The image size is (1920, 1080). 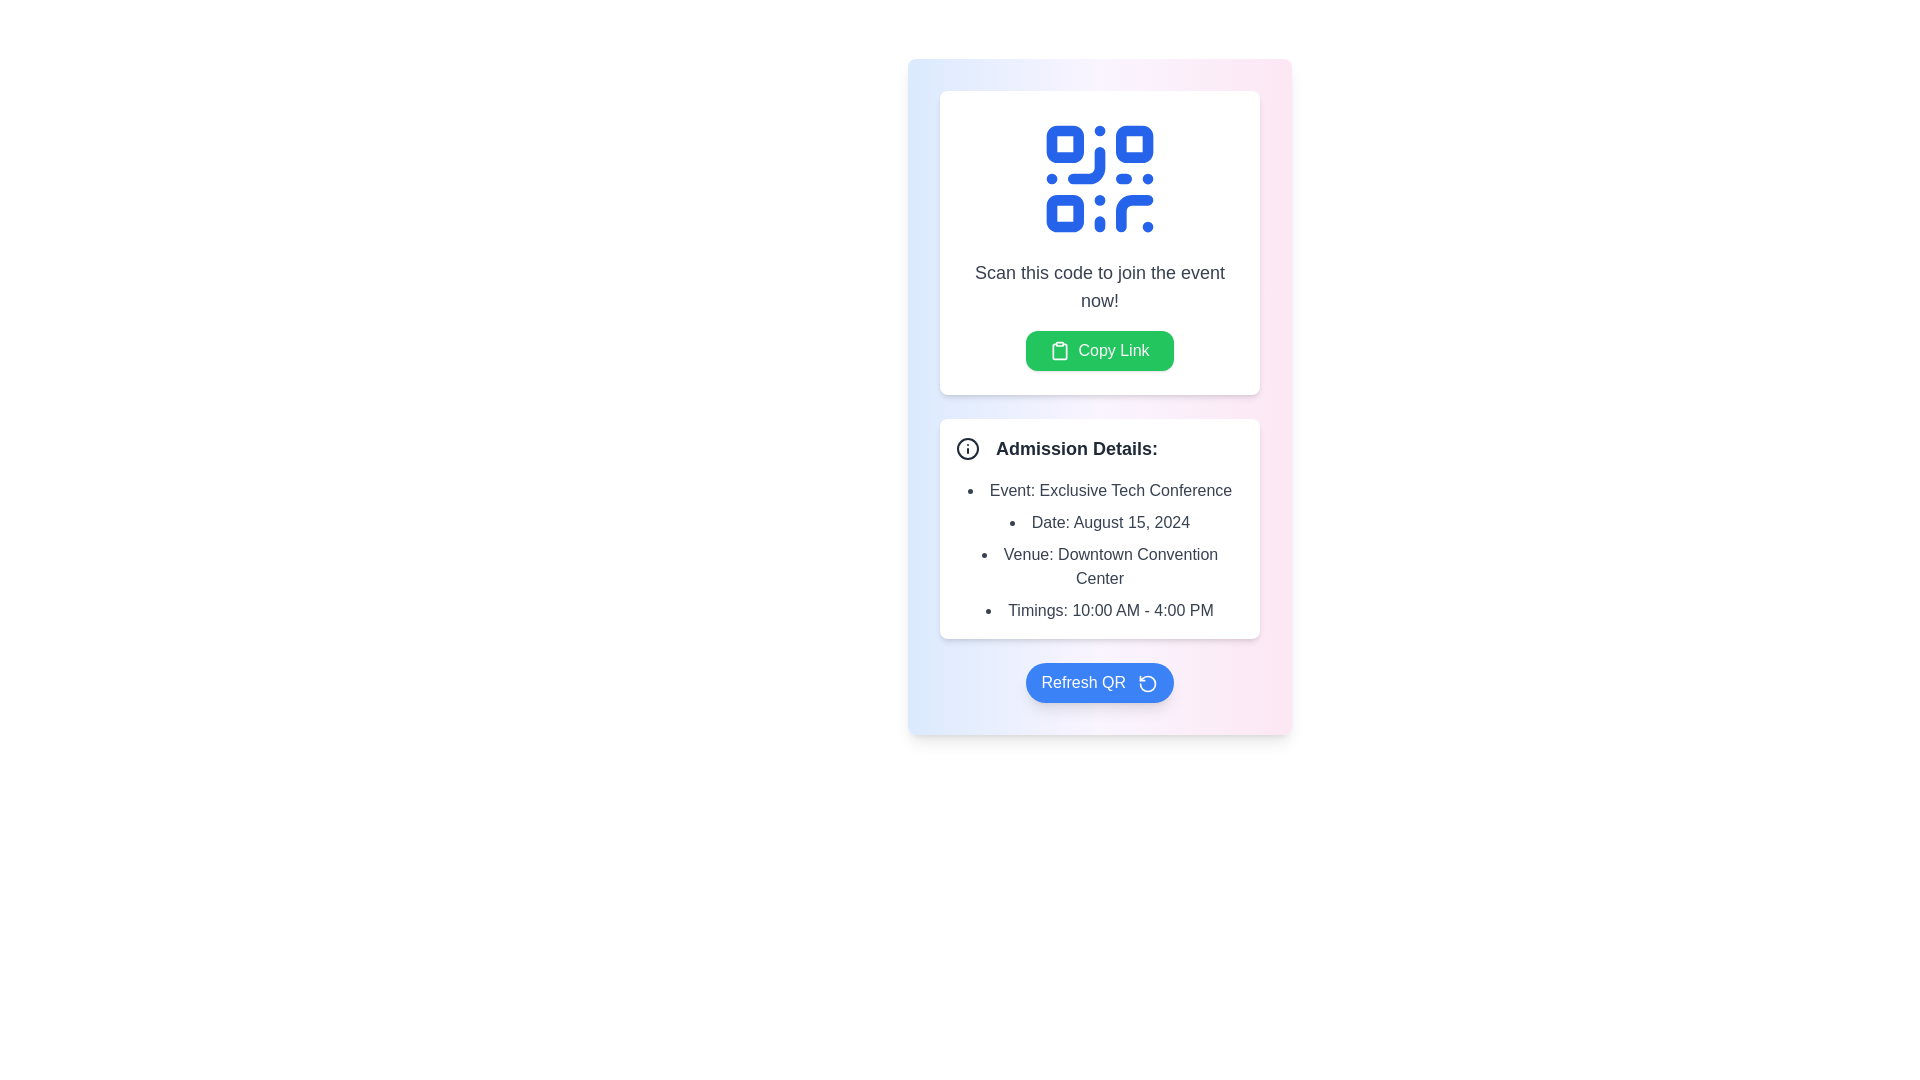 What do you see at coordinates (1064, 213) in the screenshot?
I see `the small blue square with a white interior and rounded corners, which is the third rectangular component from the left in the second row of the QR code design at the top of the interface` at bounding box center [1064, 213].